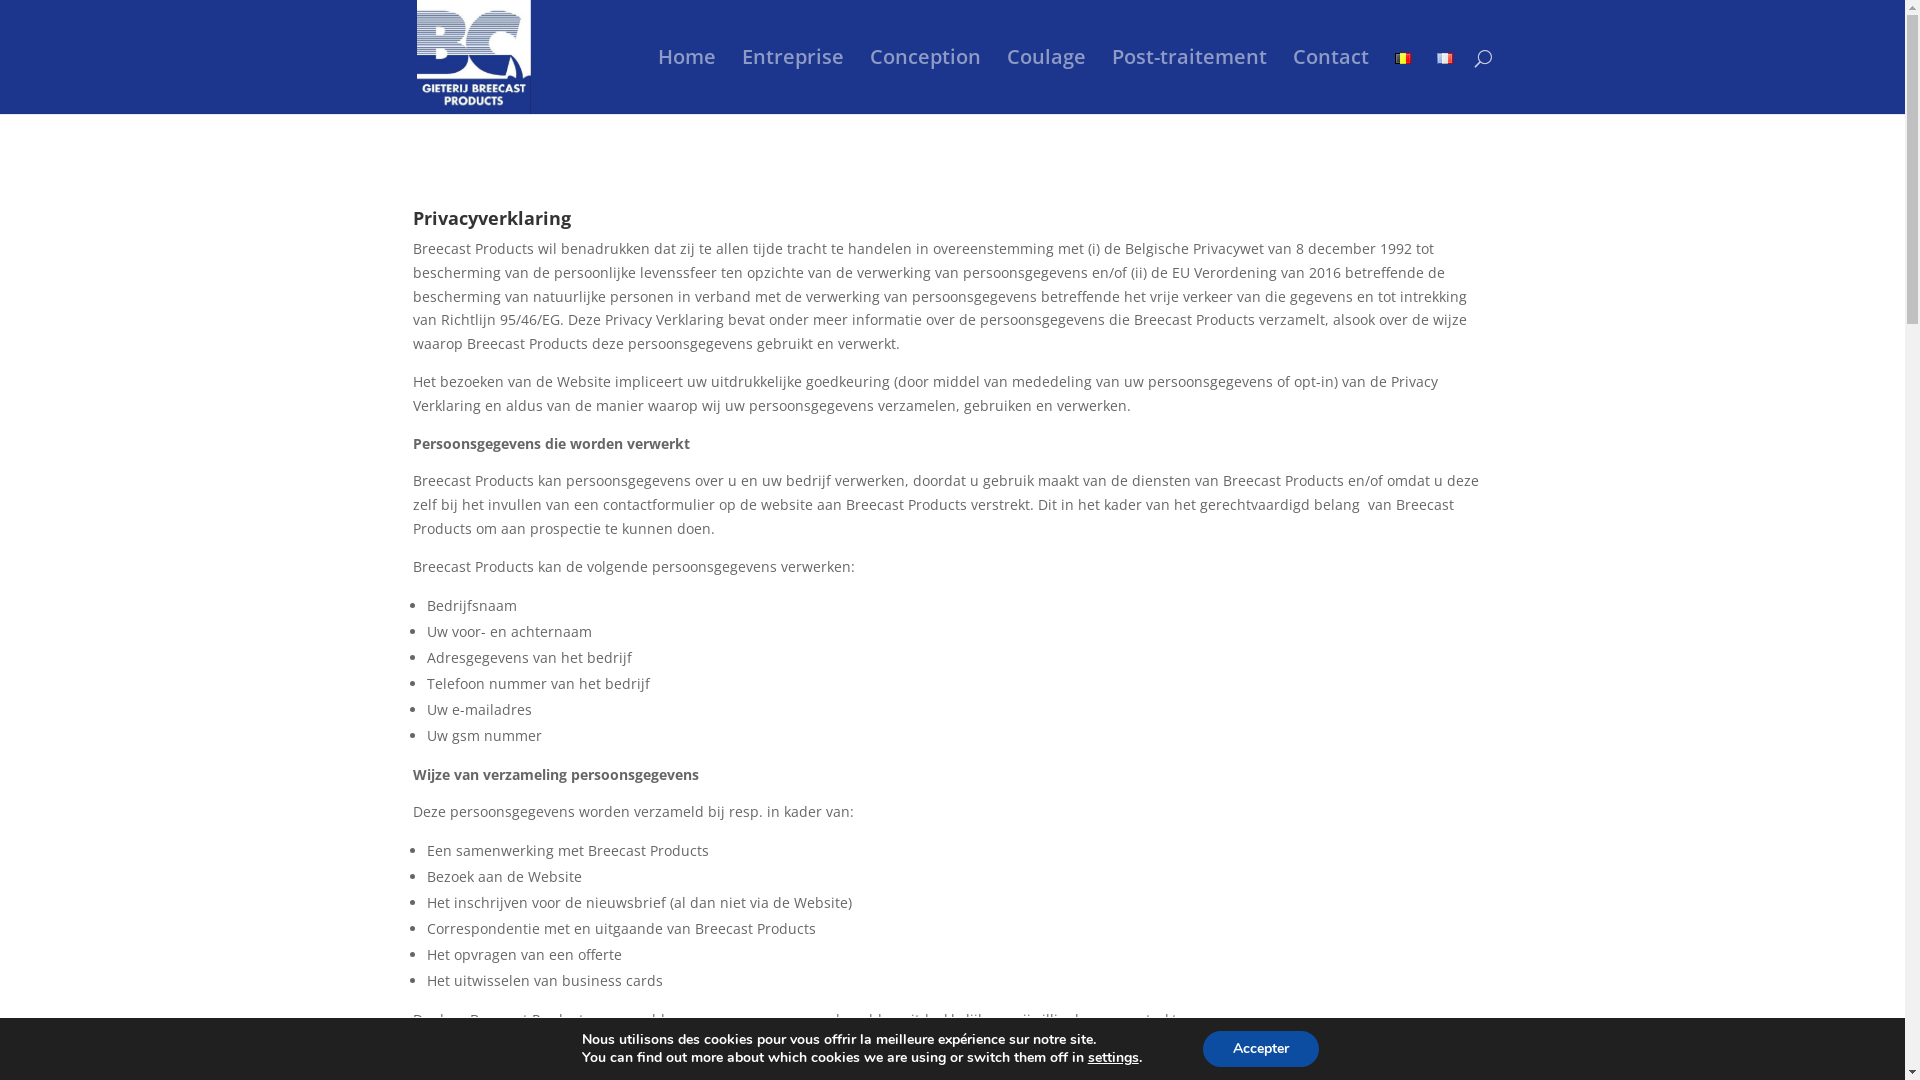  I want to click on 'Entreprise', so click(791, 80).